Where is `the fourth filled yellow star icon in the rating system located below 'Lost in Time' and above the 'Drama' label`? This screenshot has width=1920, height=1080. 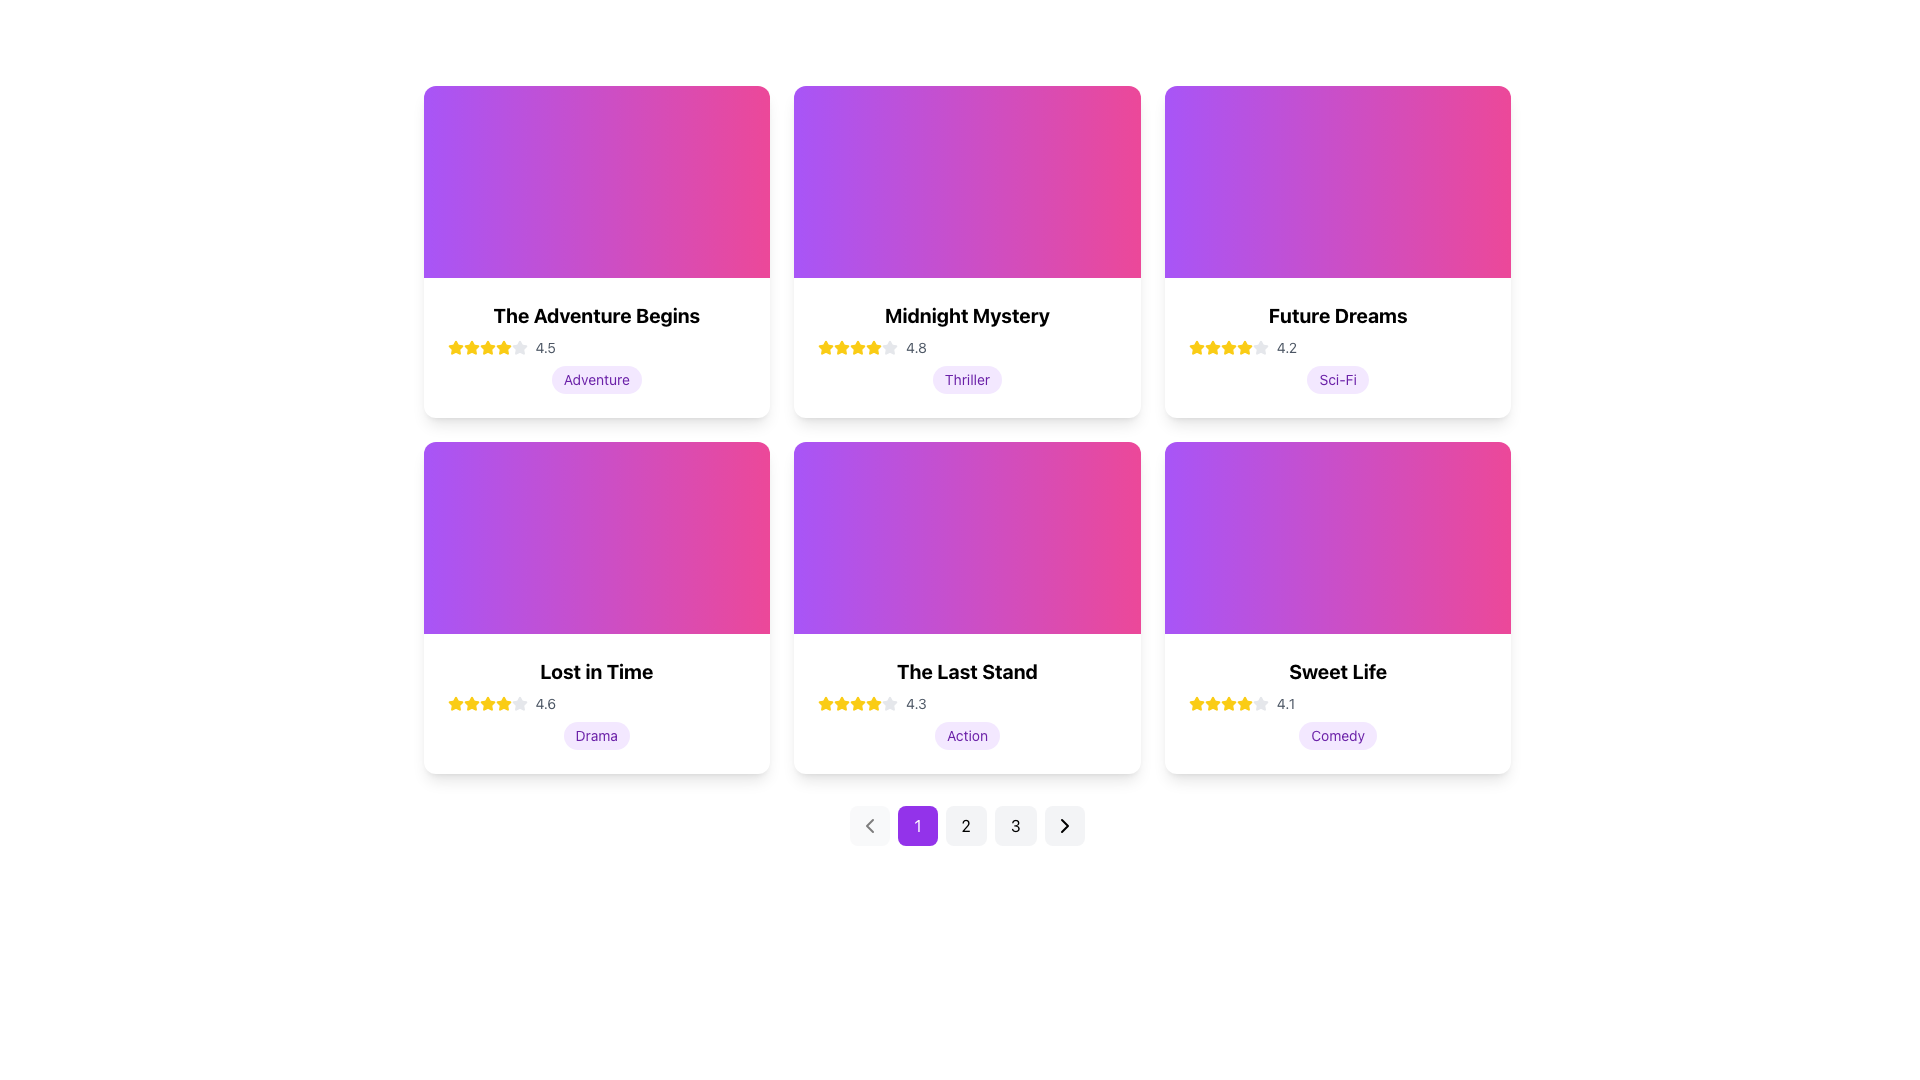
the fourth filled yellow star icon in the rating system located below 'Lost in Time' and above the 'Drama' label is located at coordinates (503, 702).